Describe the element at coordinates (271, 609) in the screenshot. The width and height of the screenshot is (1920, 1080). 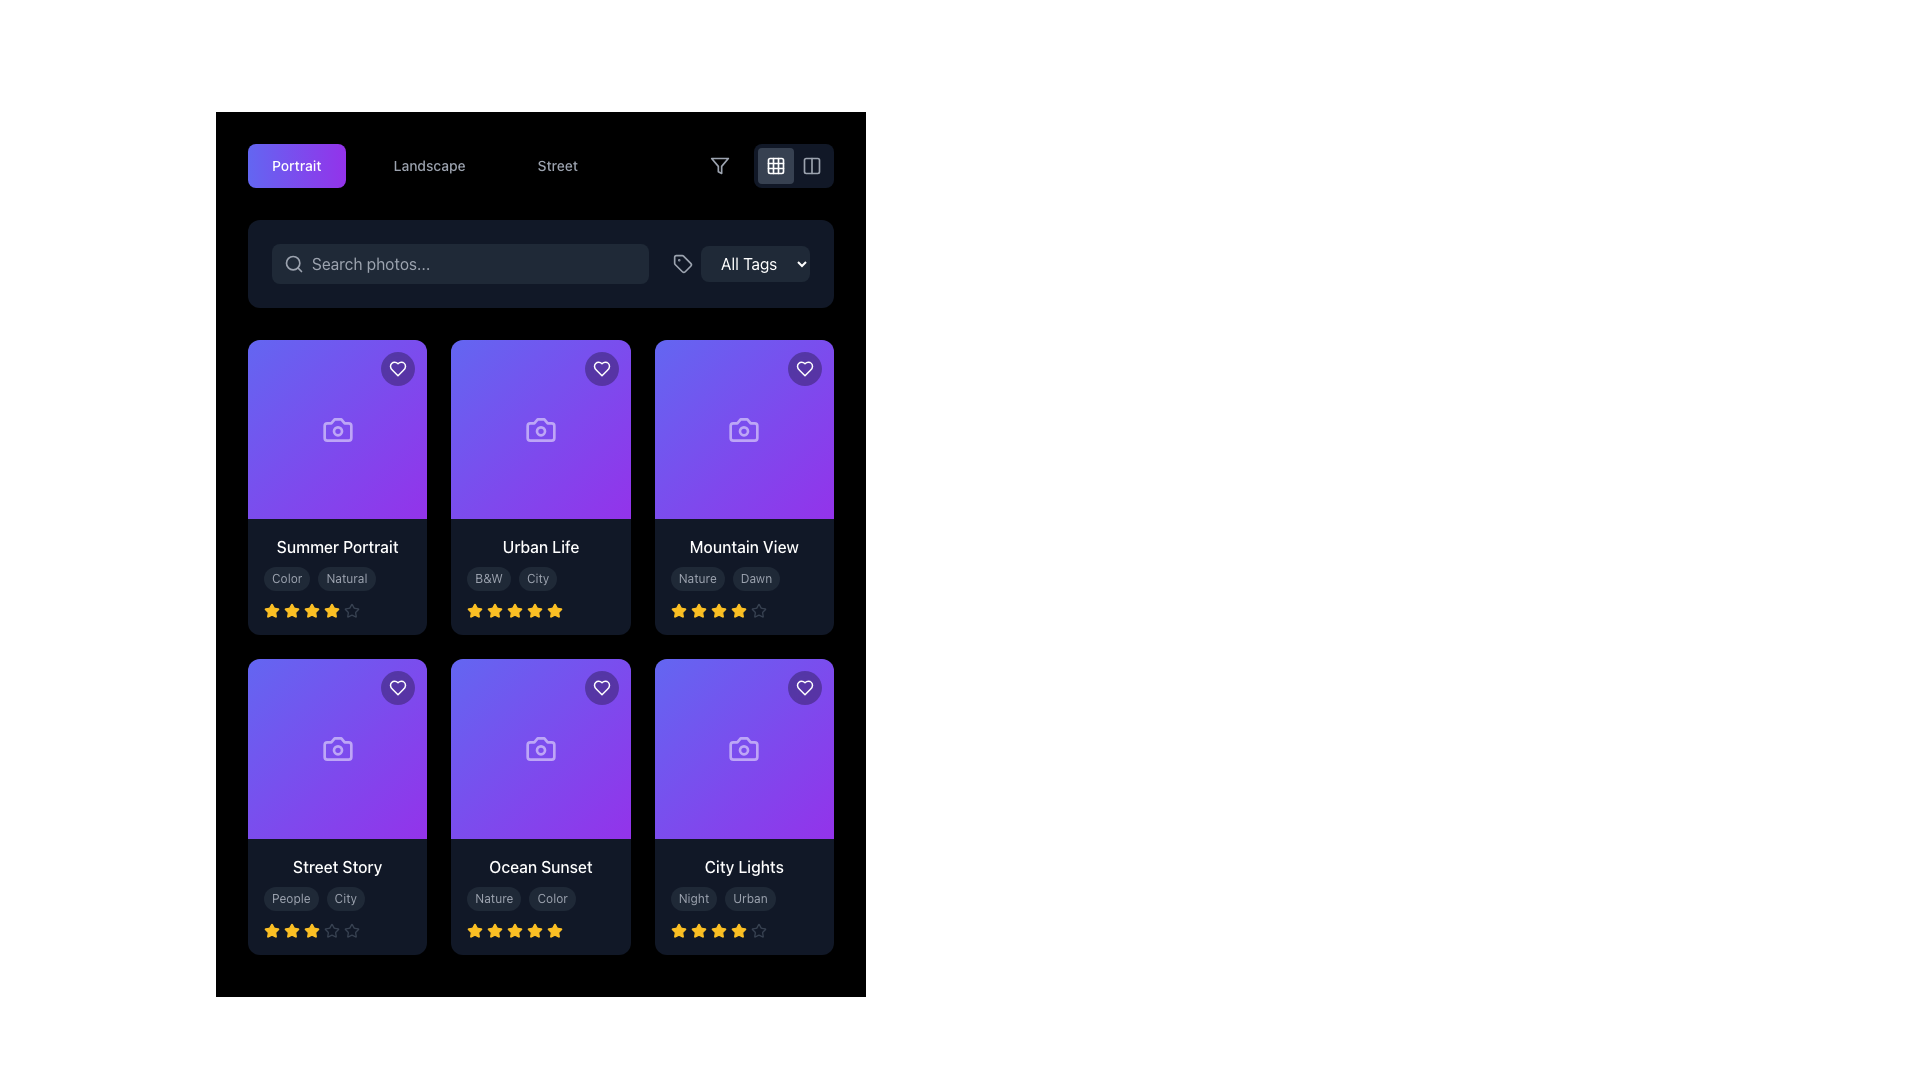
I see `the first star icon in the 5-star rating system under the 'Summer Portrait' title` at that location.